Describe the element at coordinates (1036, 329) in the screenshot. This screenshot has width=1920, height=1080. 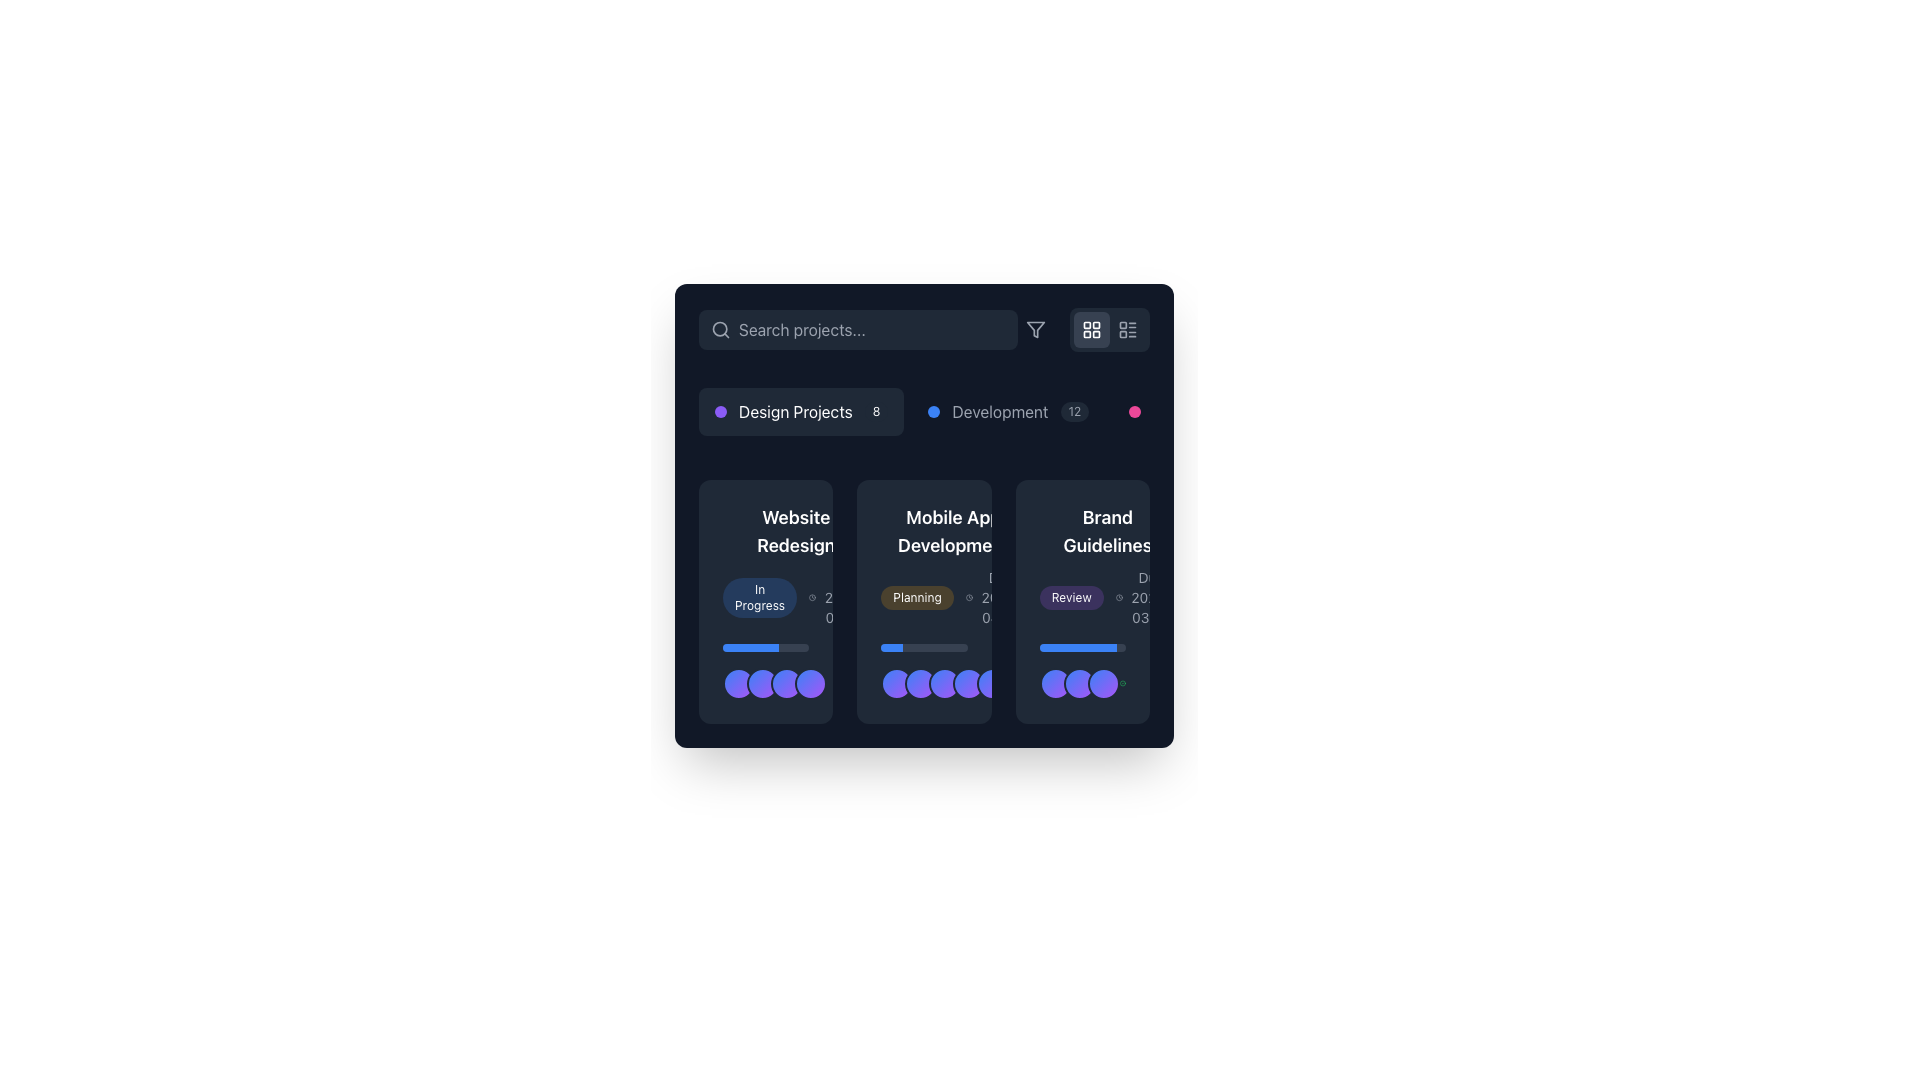
I see `the vector-based icon in the top-right corner of the interface` at that location.